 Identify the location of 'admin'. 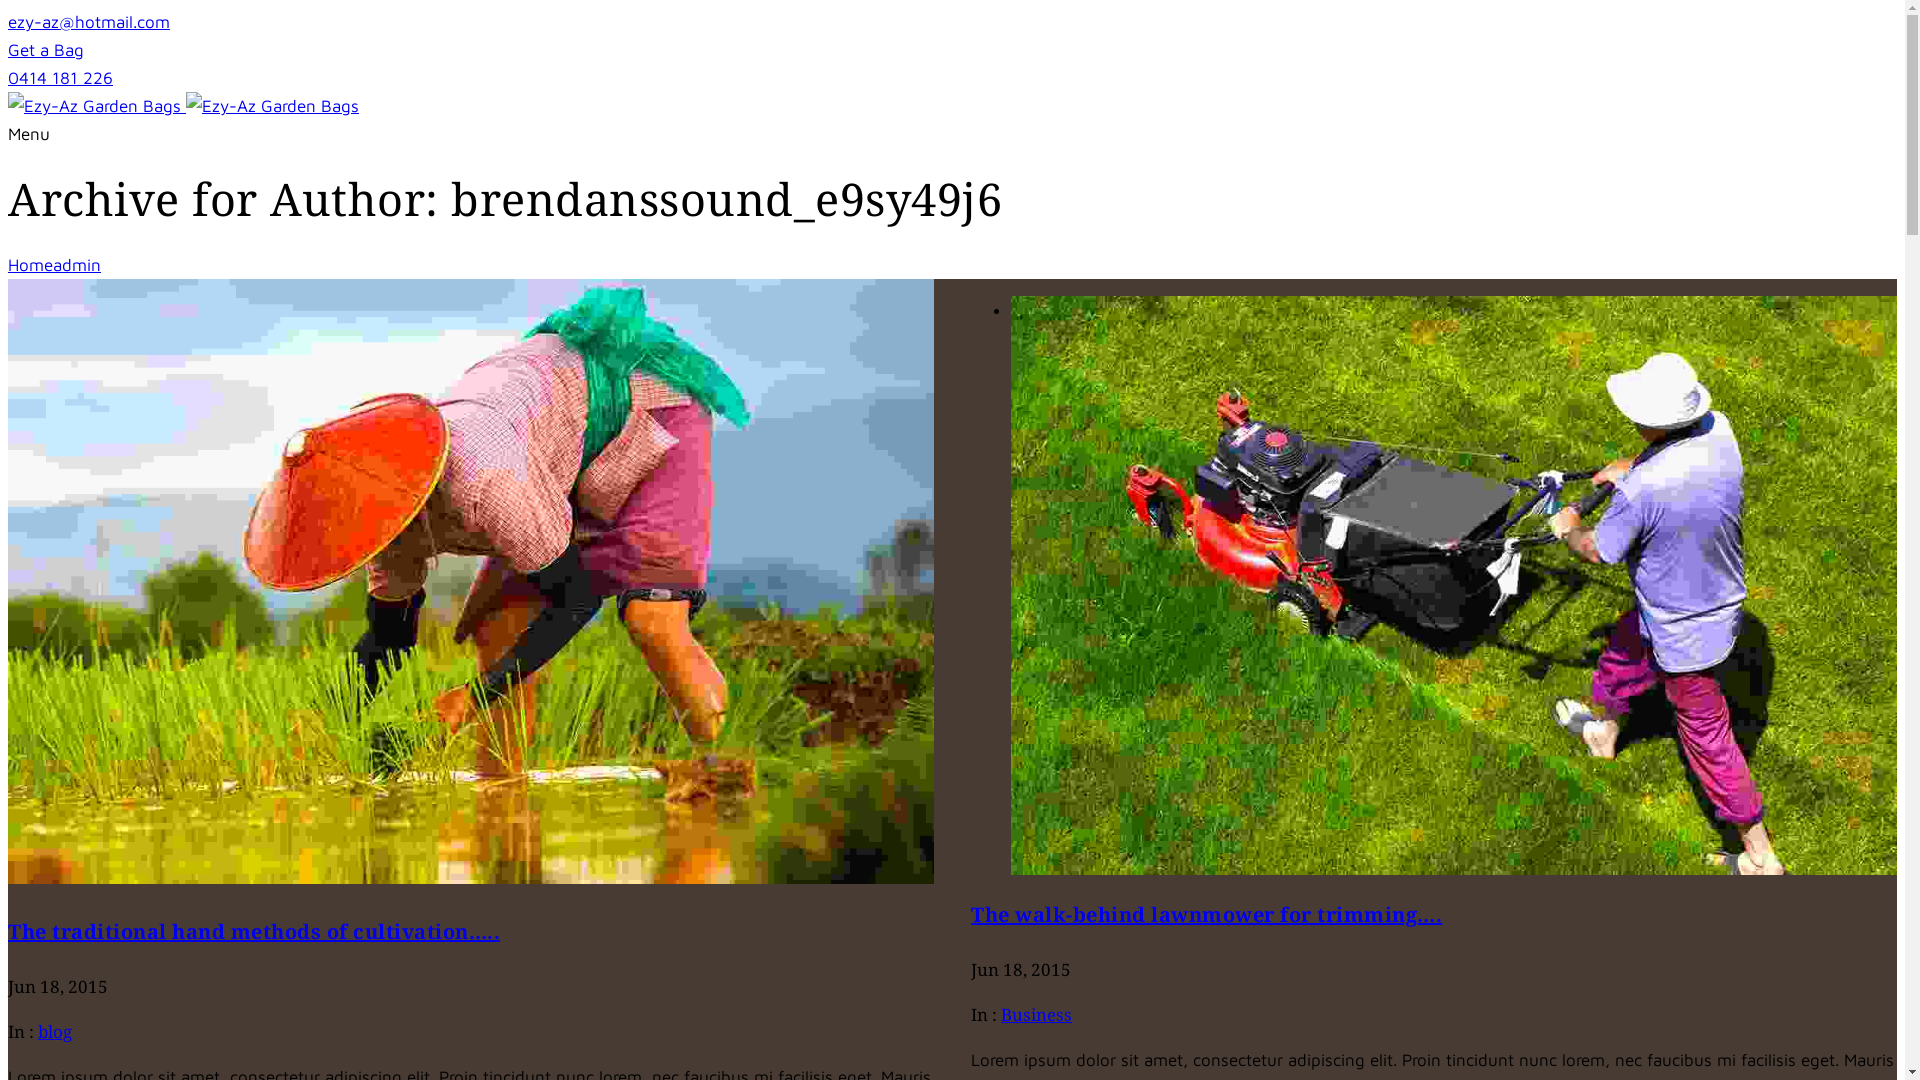
(76, 264).